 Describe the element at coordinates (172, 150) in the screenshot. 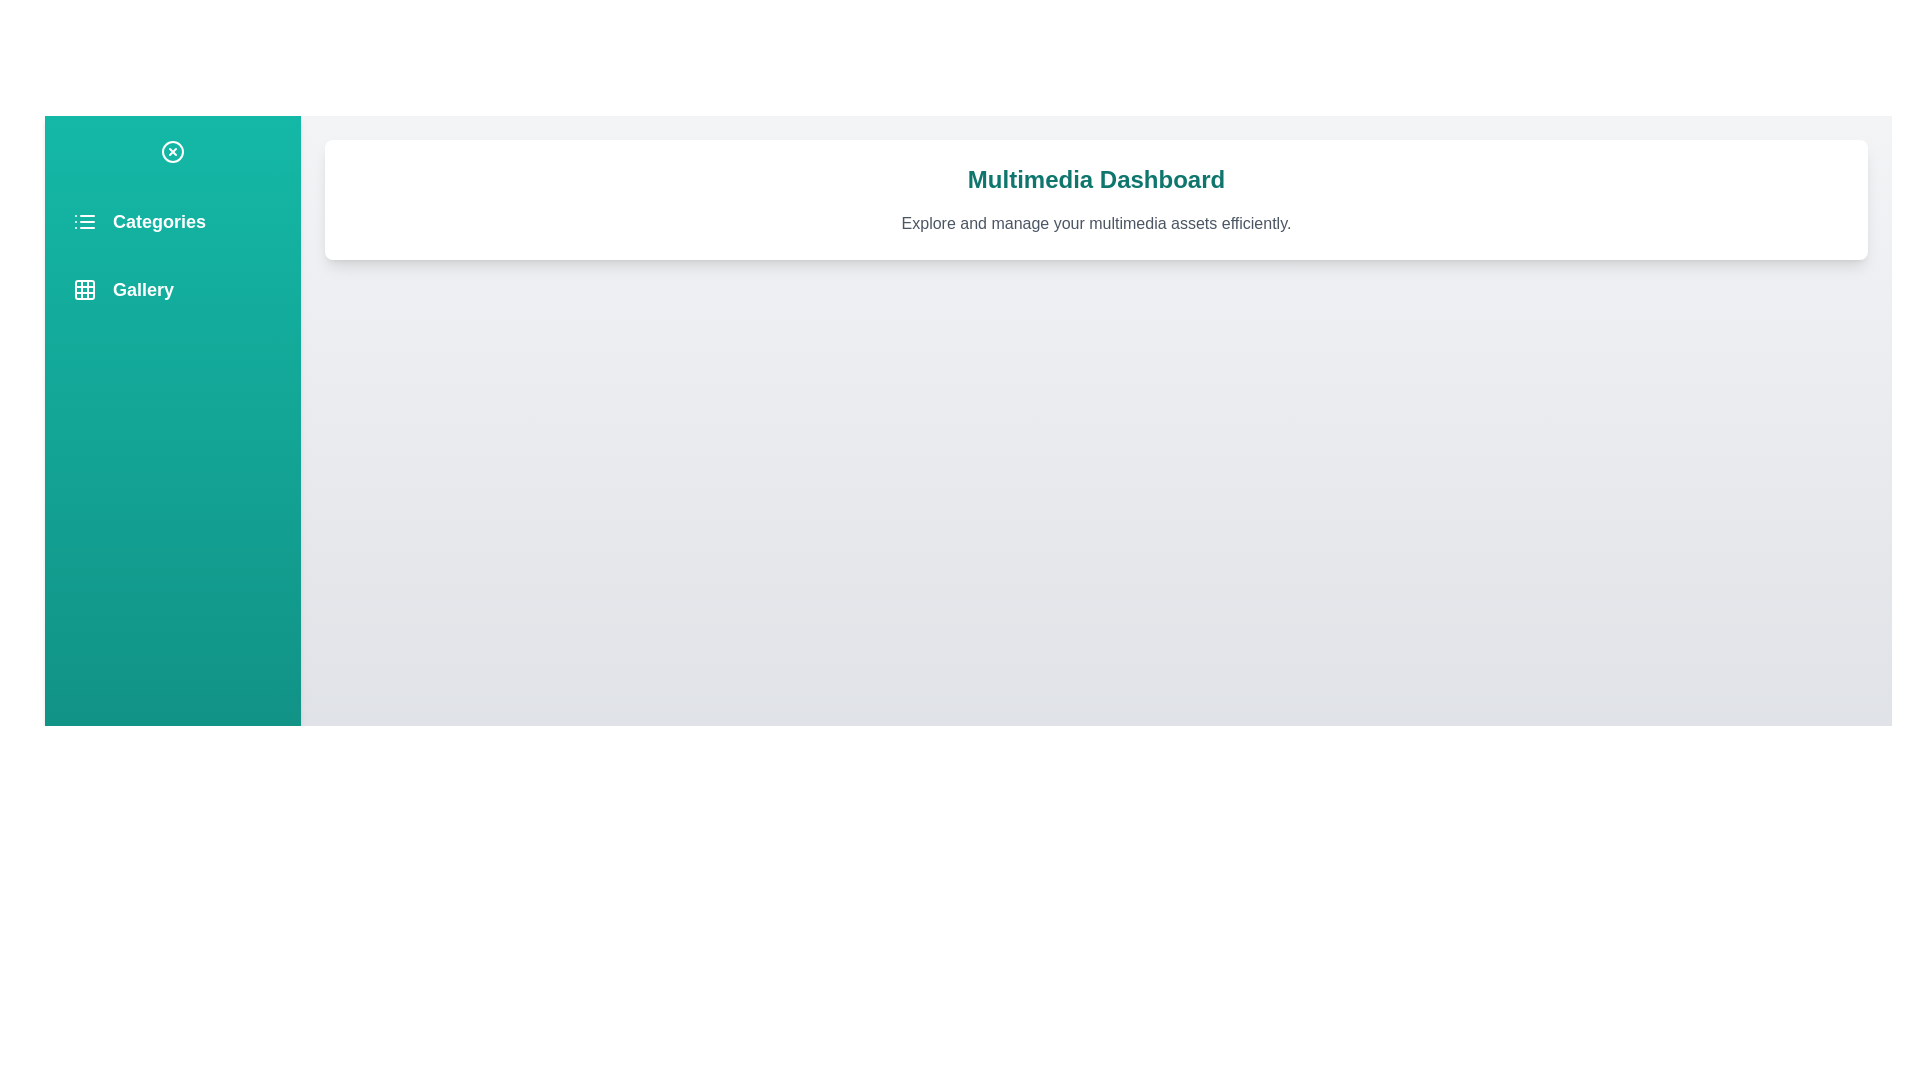

I see `toggle button to change the drawer's visibility` at that location.